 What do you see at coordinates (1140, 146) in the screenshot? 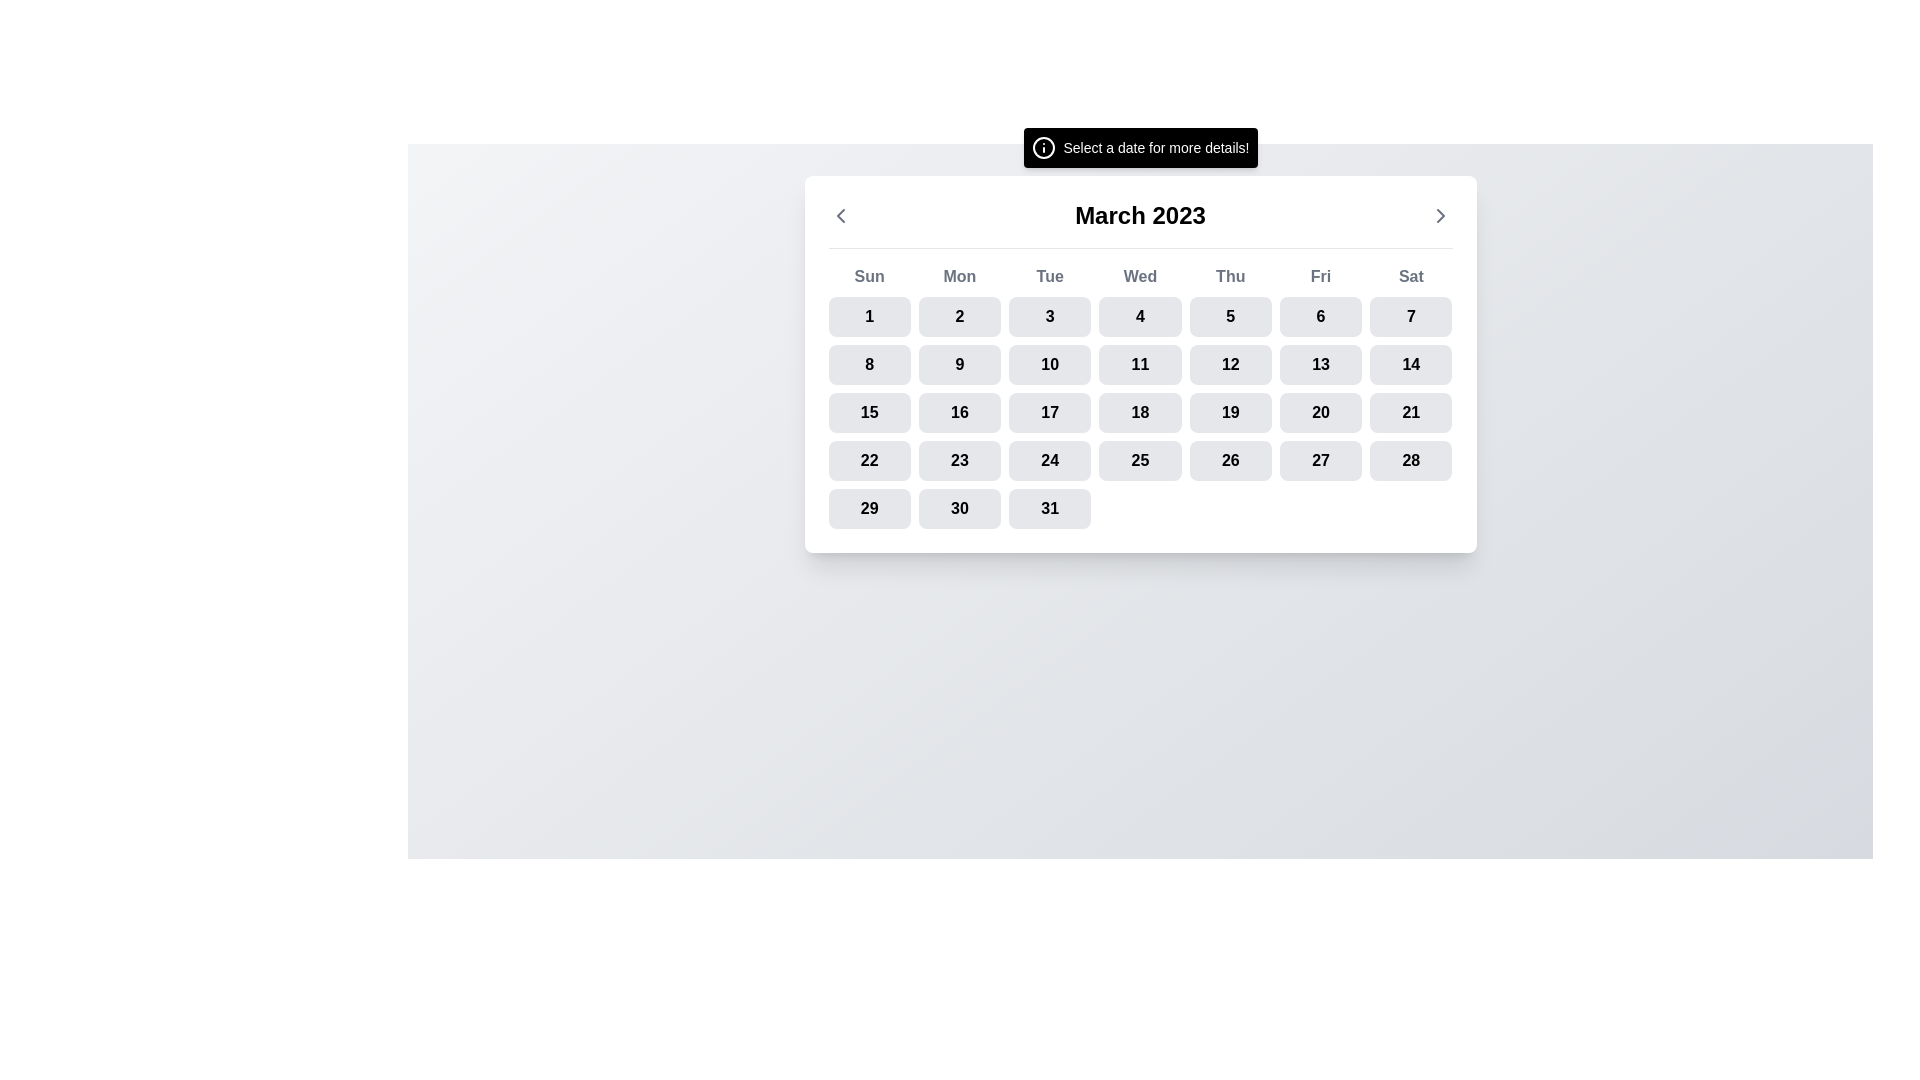
I see `the tooltip with the black background and white text that reads 'Select a date for more details!', located above the calendar component` at bounding box center [1140, 146].